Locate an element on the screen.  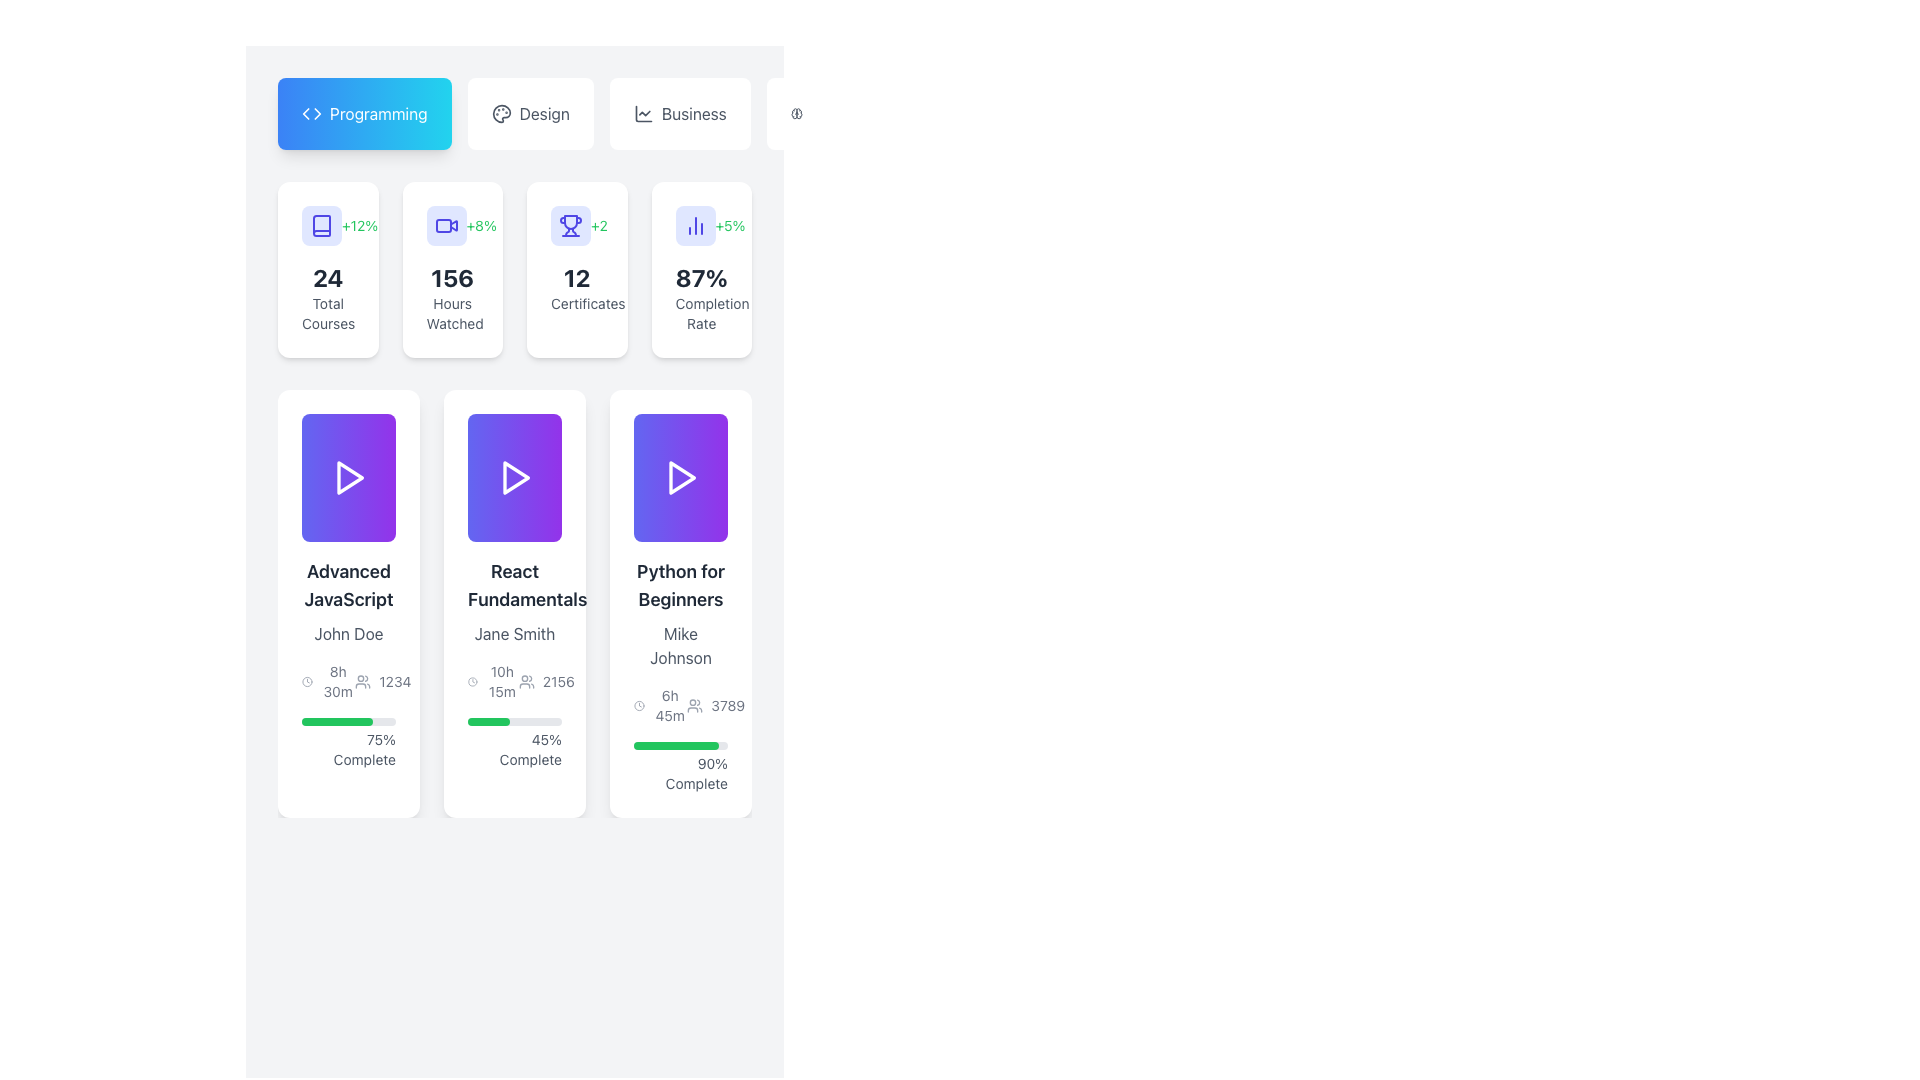
the second card titled 'React Fundamentals' in the grid layout is located at coordinates (514, 603).